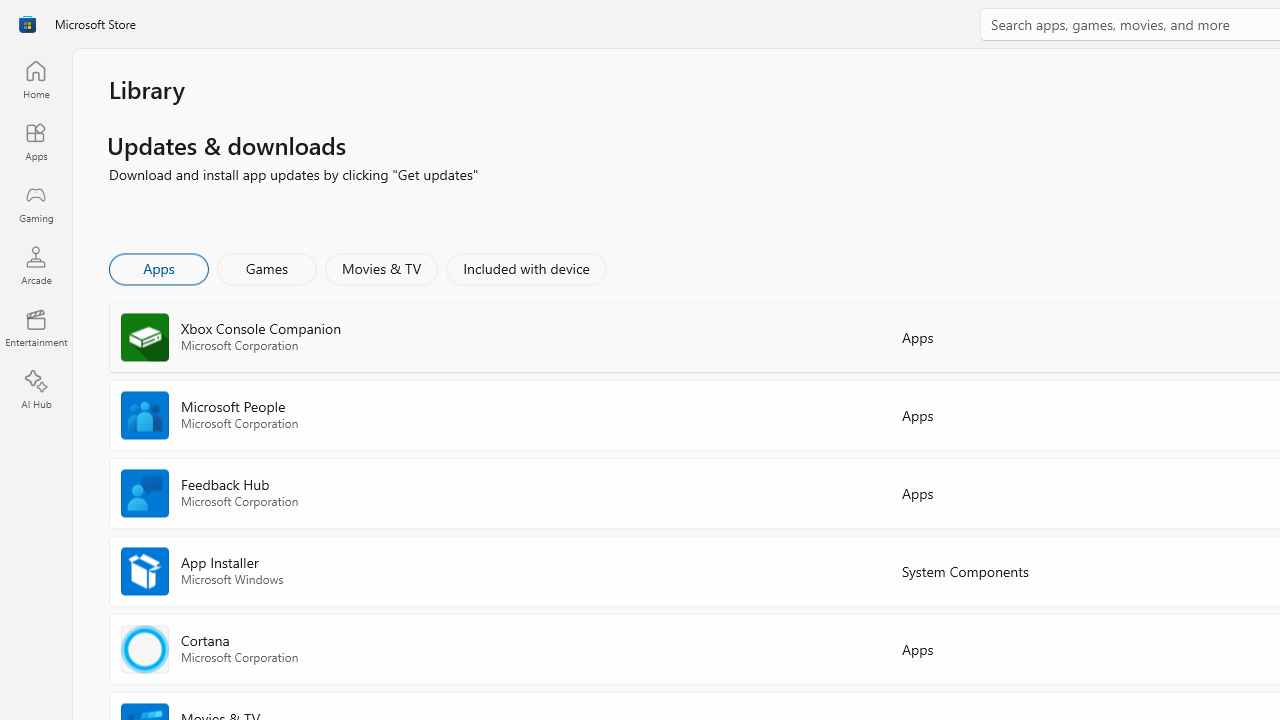  What do you see at coordinates (35, 203) in the screenshot?
I see `'Gaming'` at bounding box center [35, 203].